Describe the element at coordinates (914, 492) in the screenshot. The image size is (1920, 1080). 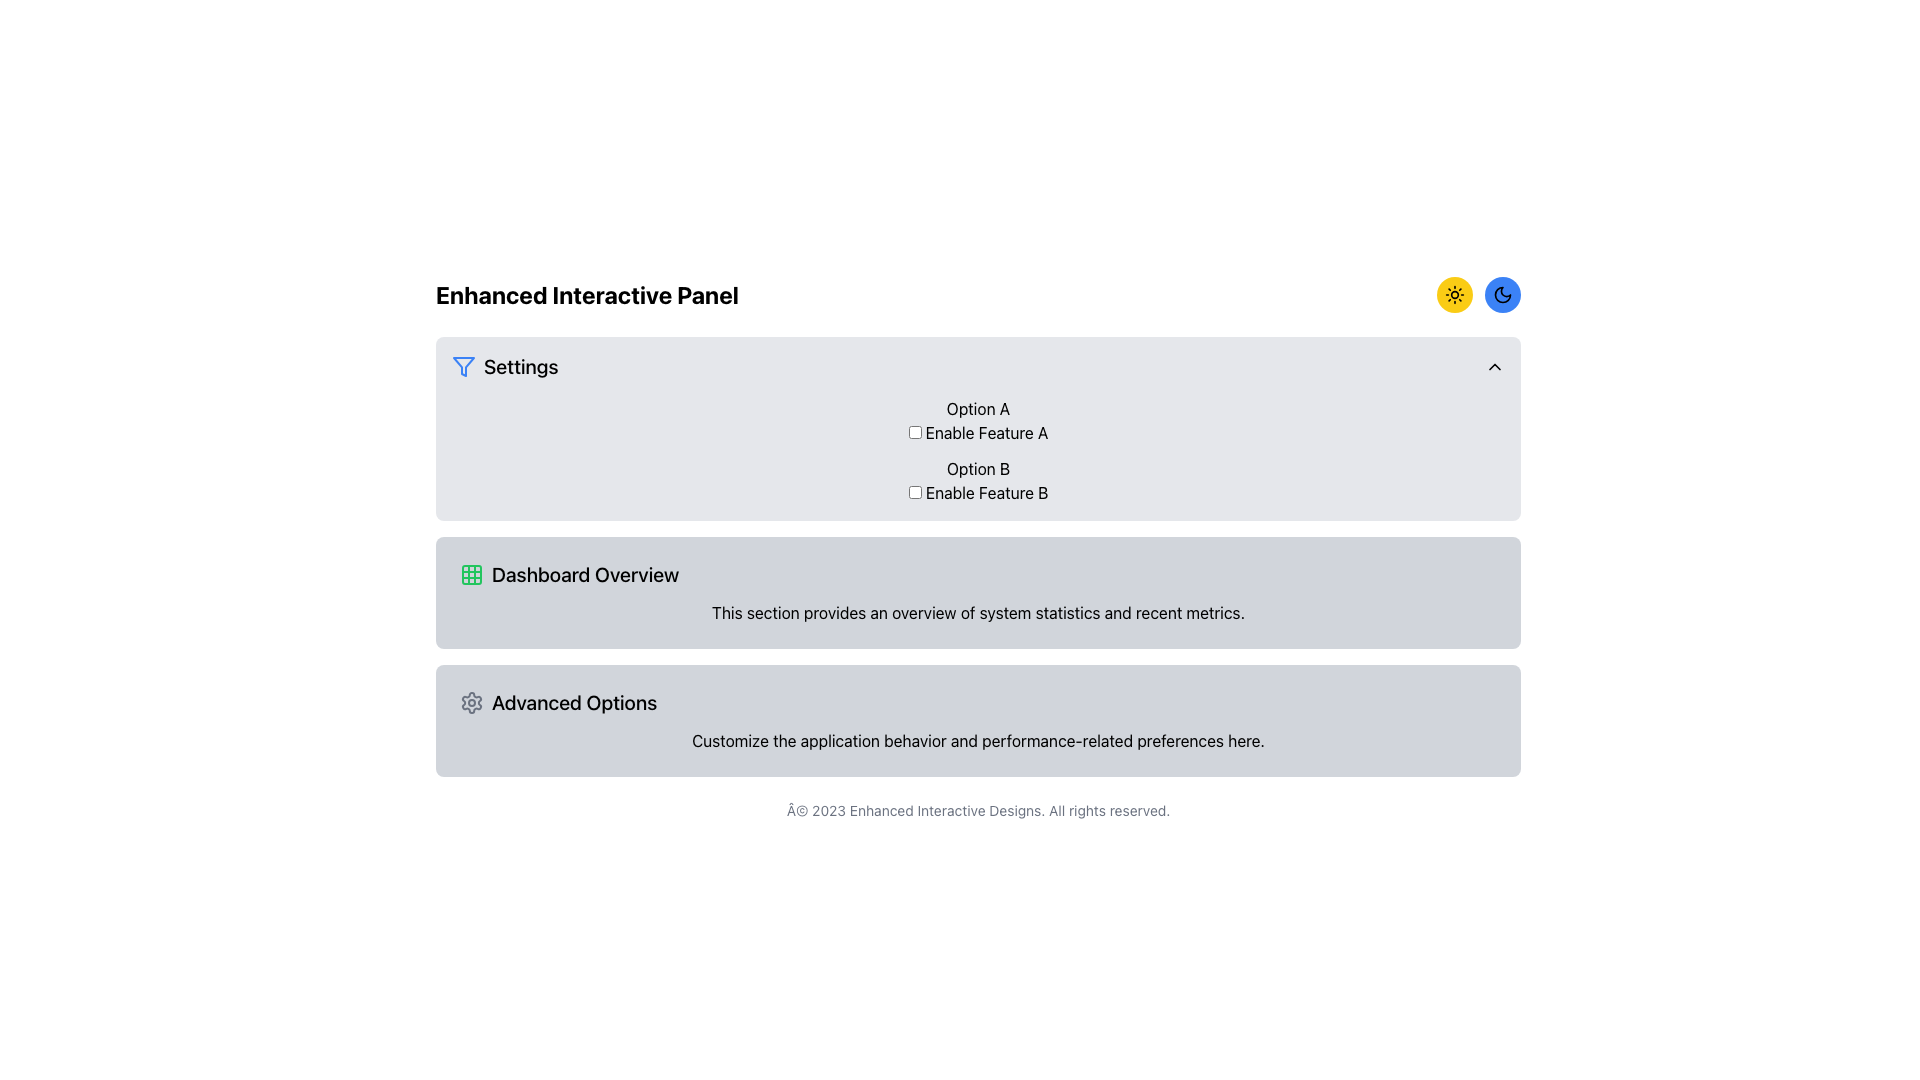
I see `the checkbox` at that location.